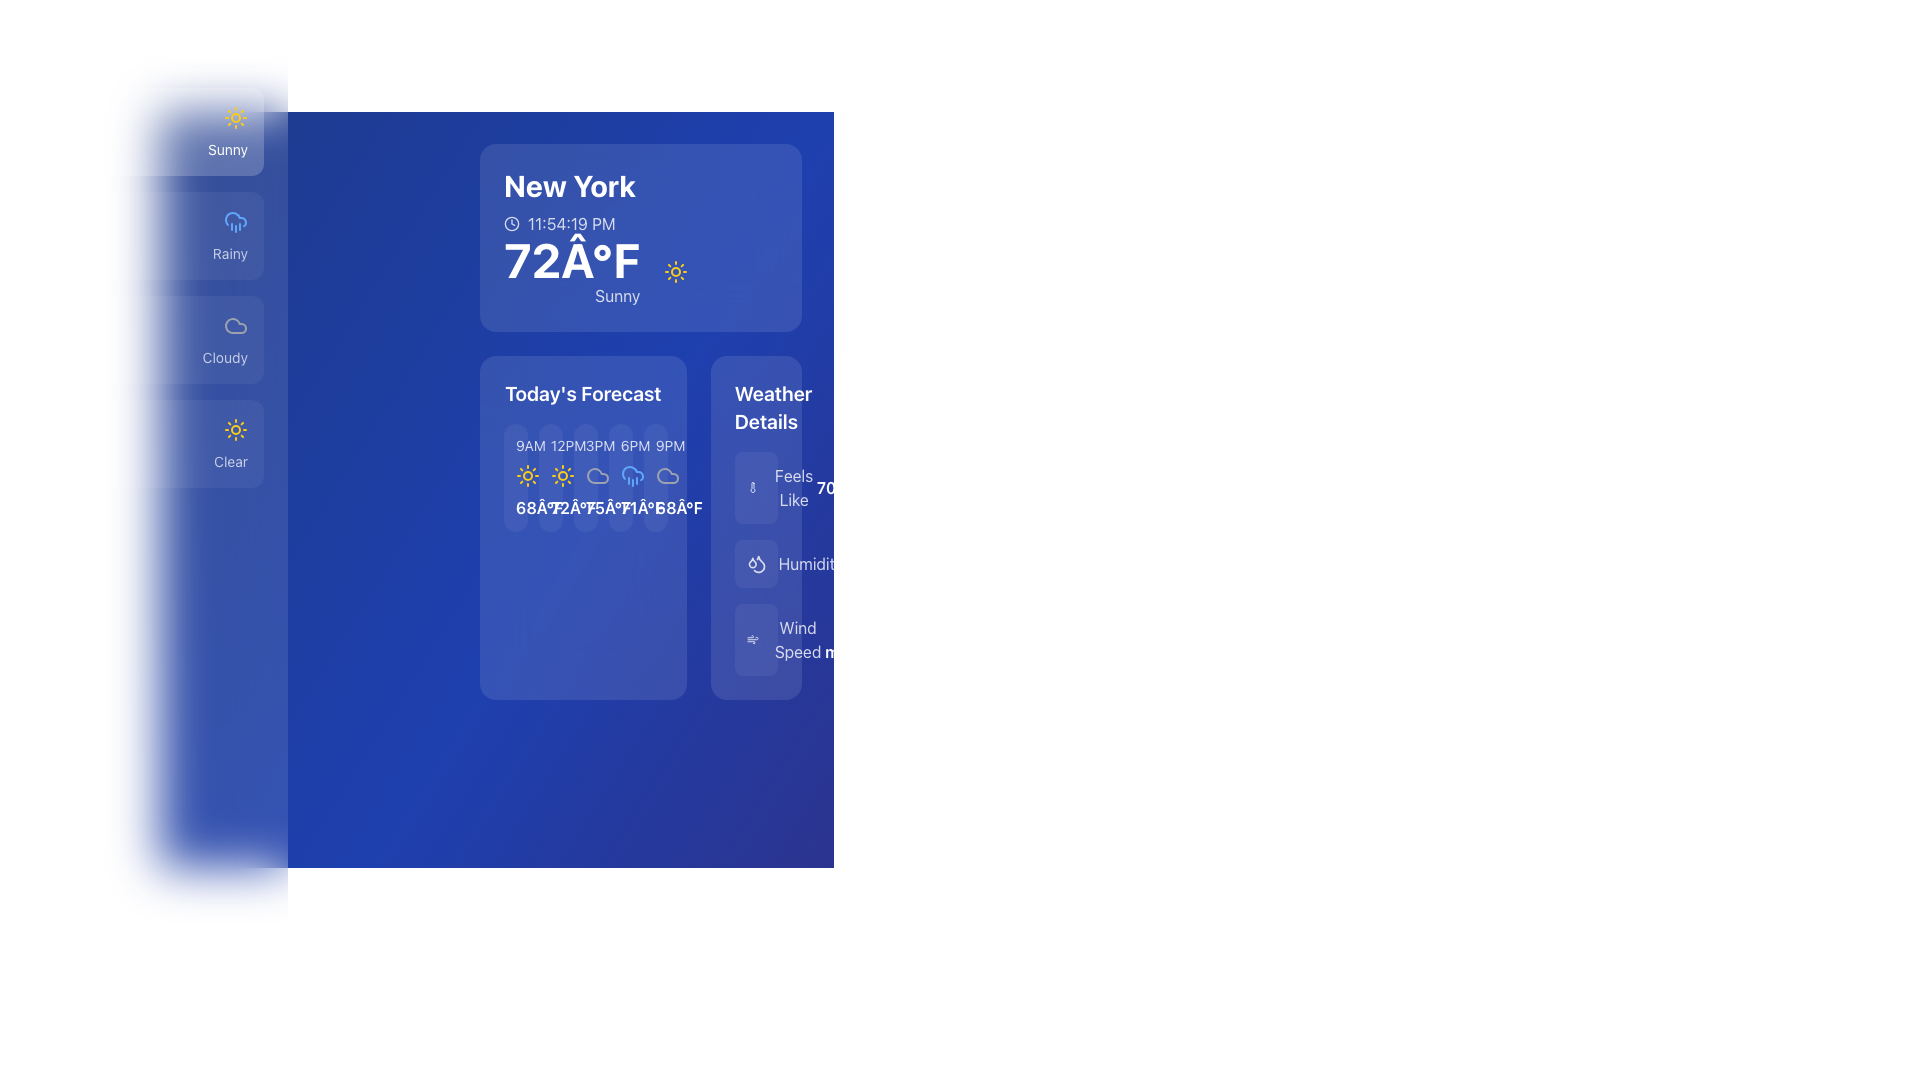  I want to click on the wind motion icon located to the left of the 'Wind Speed' label in the 'Weather Details' section of the interface, so click(751, 640).